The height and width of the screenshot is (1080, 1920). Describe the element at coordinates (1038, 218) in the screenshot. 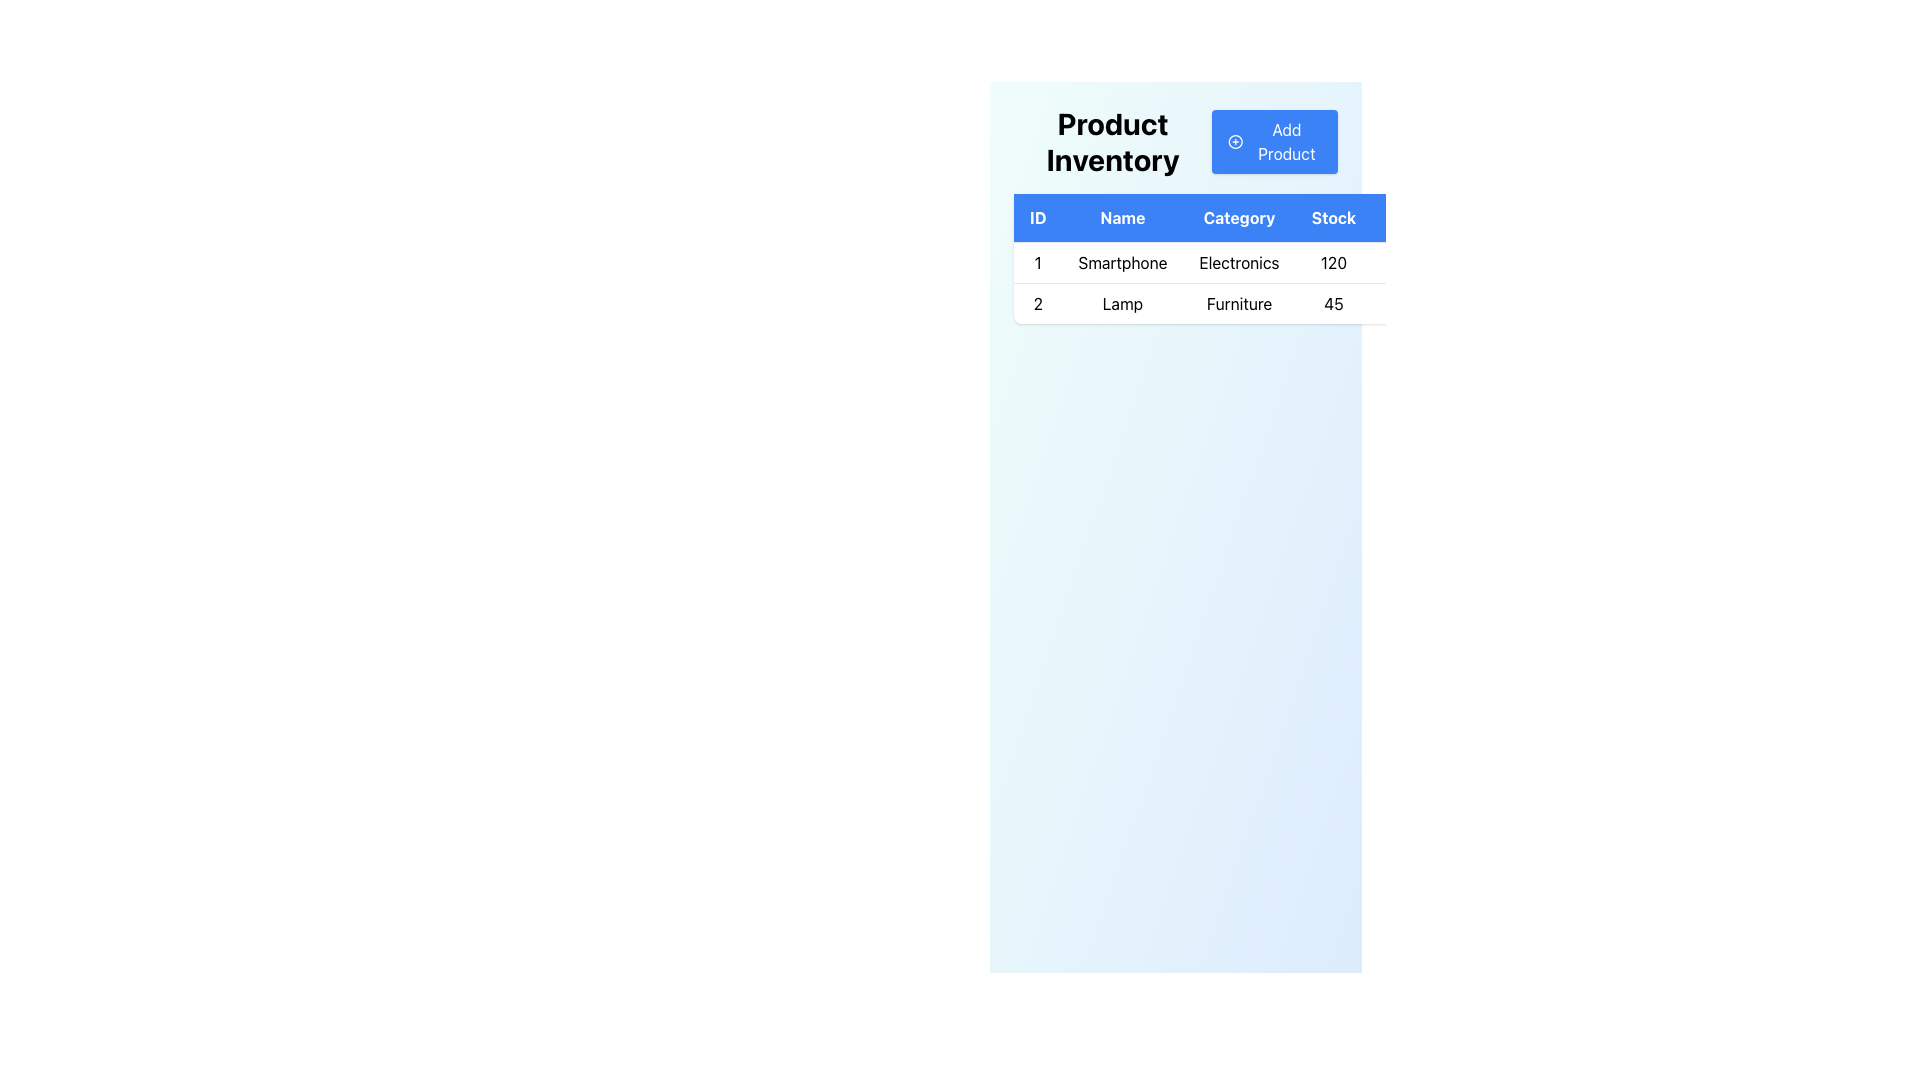

I see `the Text Label that serves as the column header for unique identifiers in the data table, located at the top-left of the table header` at that location.